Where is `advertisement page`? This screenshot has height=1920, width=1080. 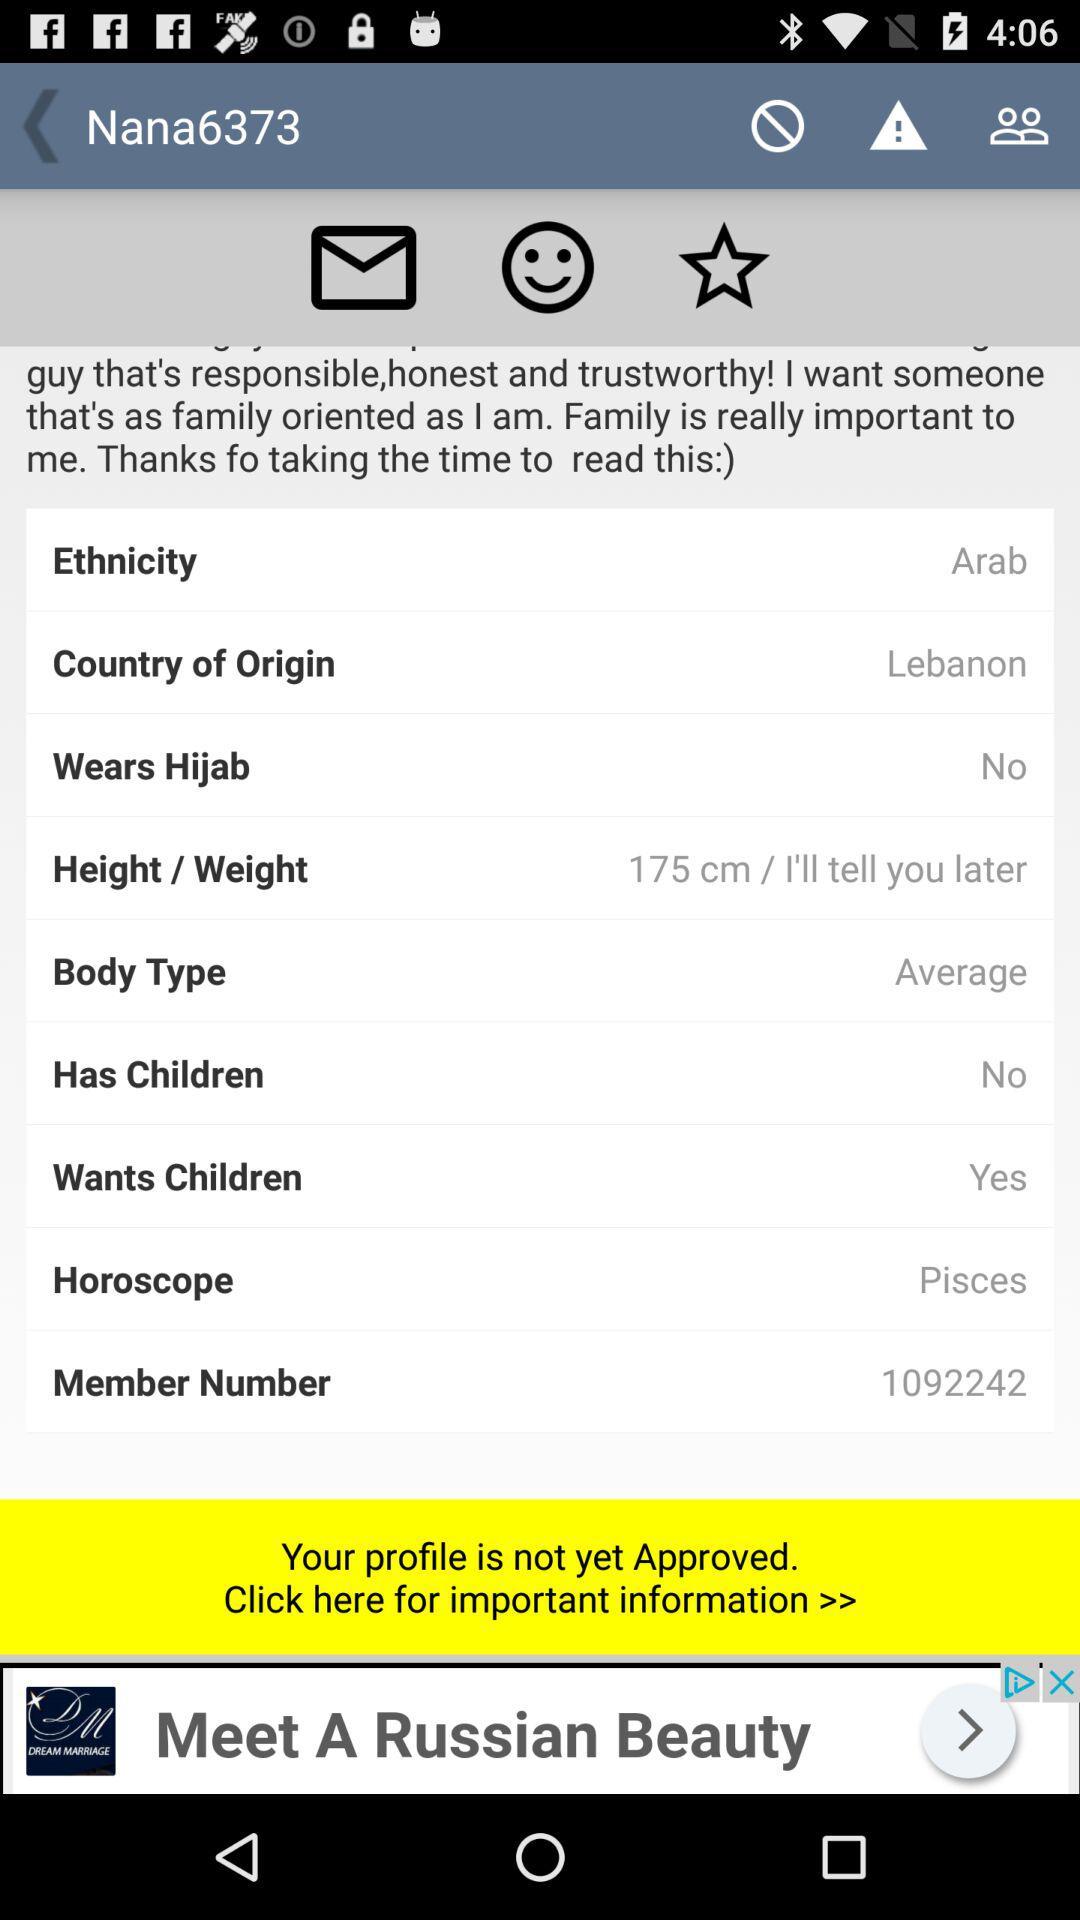 advertisement page is located at coordinates (540, 1727).